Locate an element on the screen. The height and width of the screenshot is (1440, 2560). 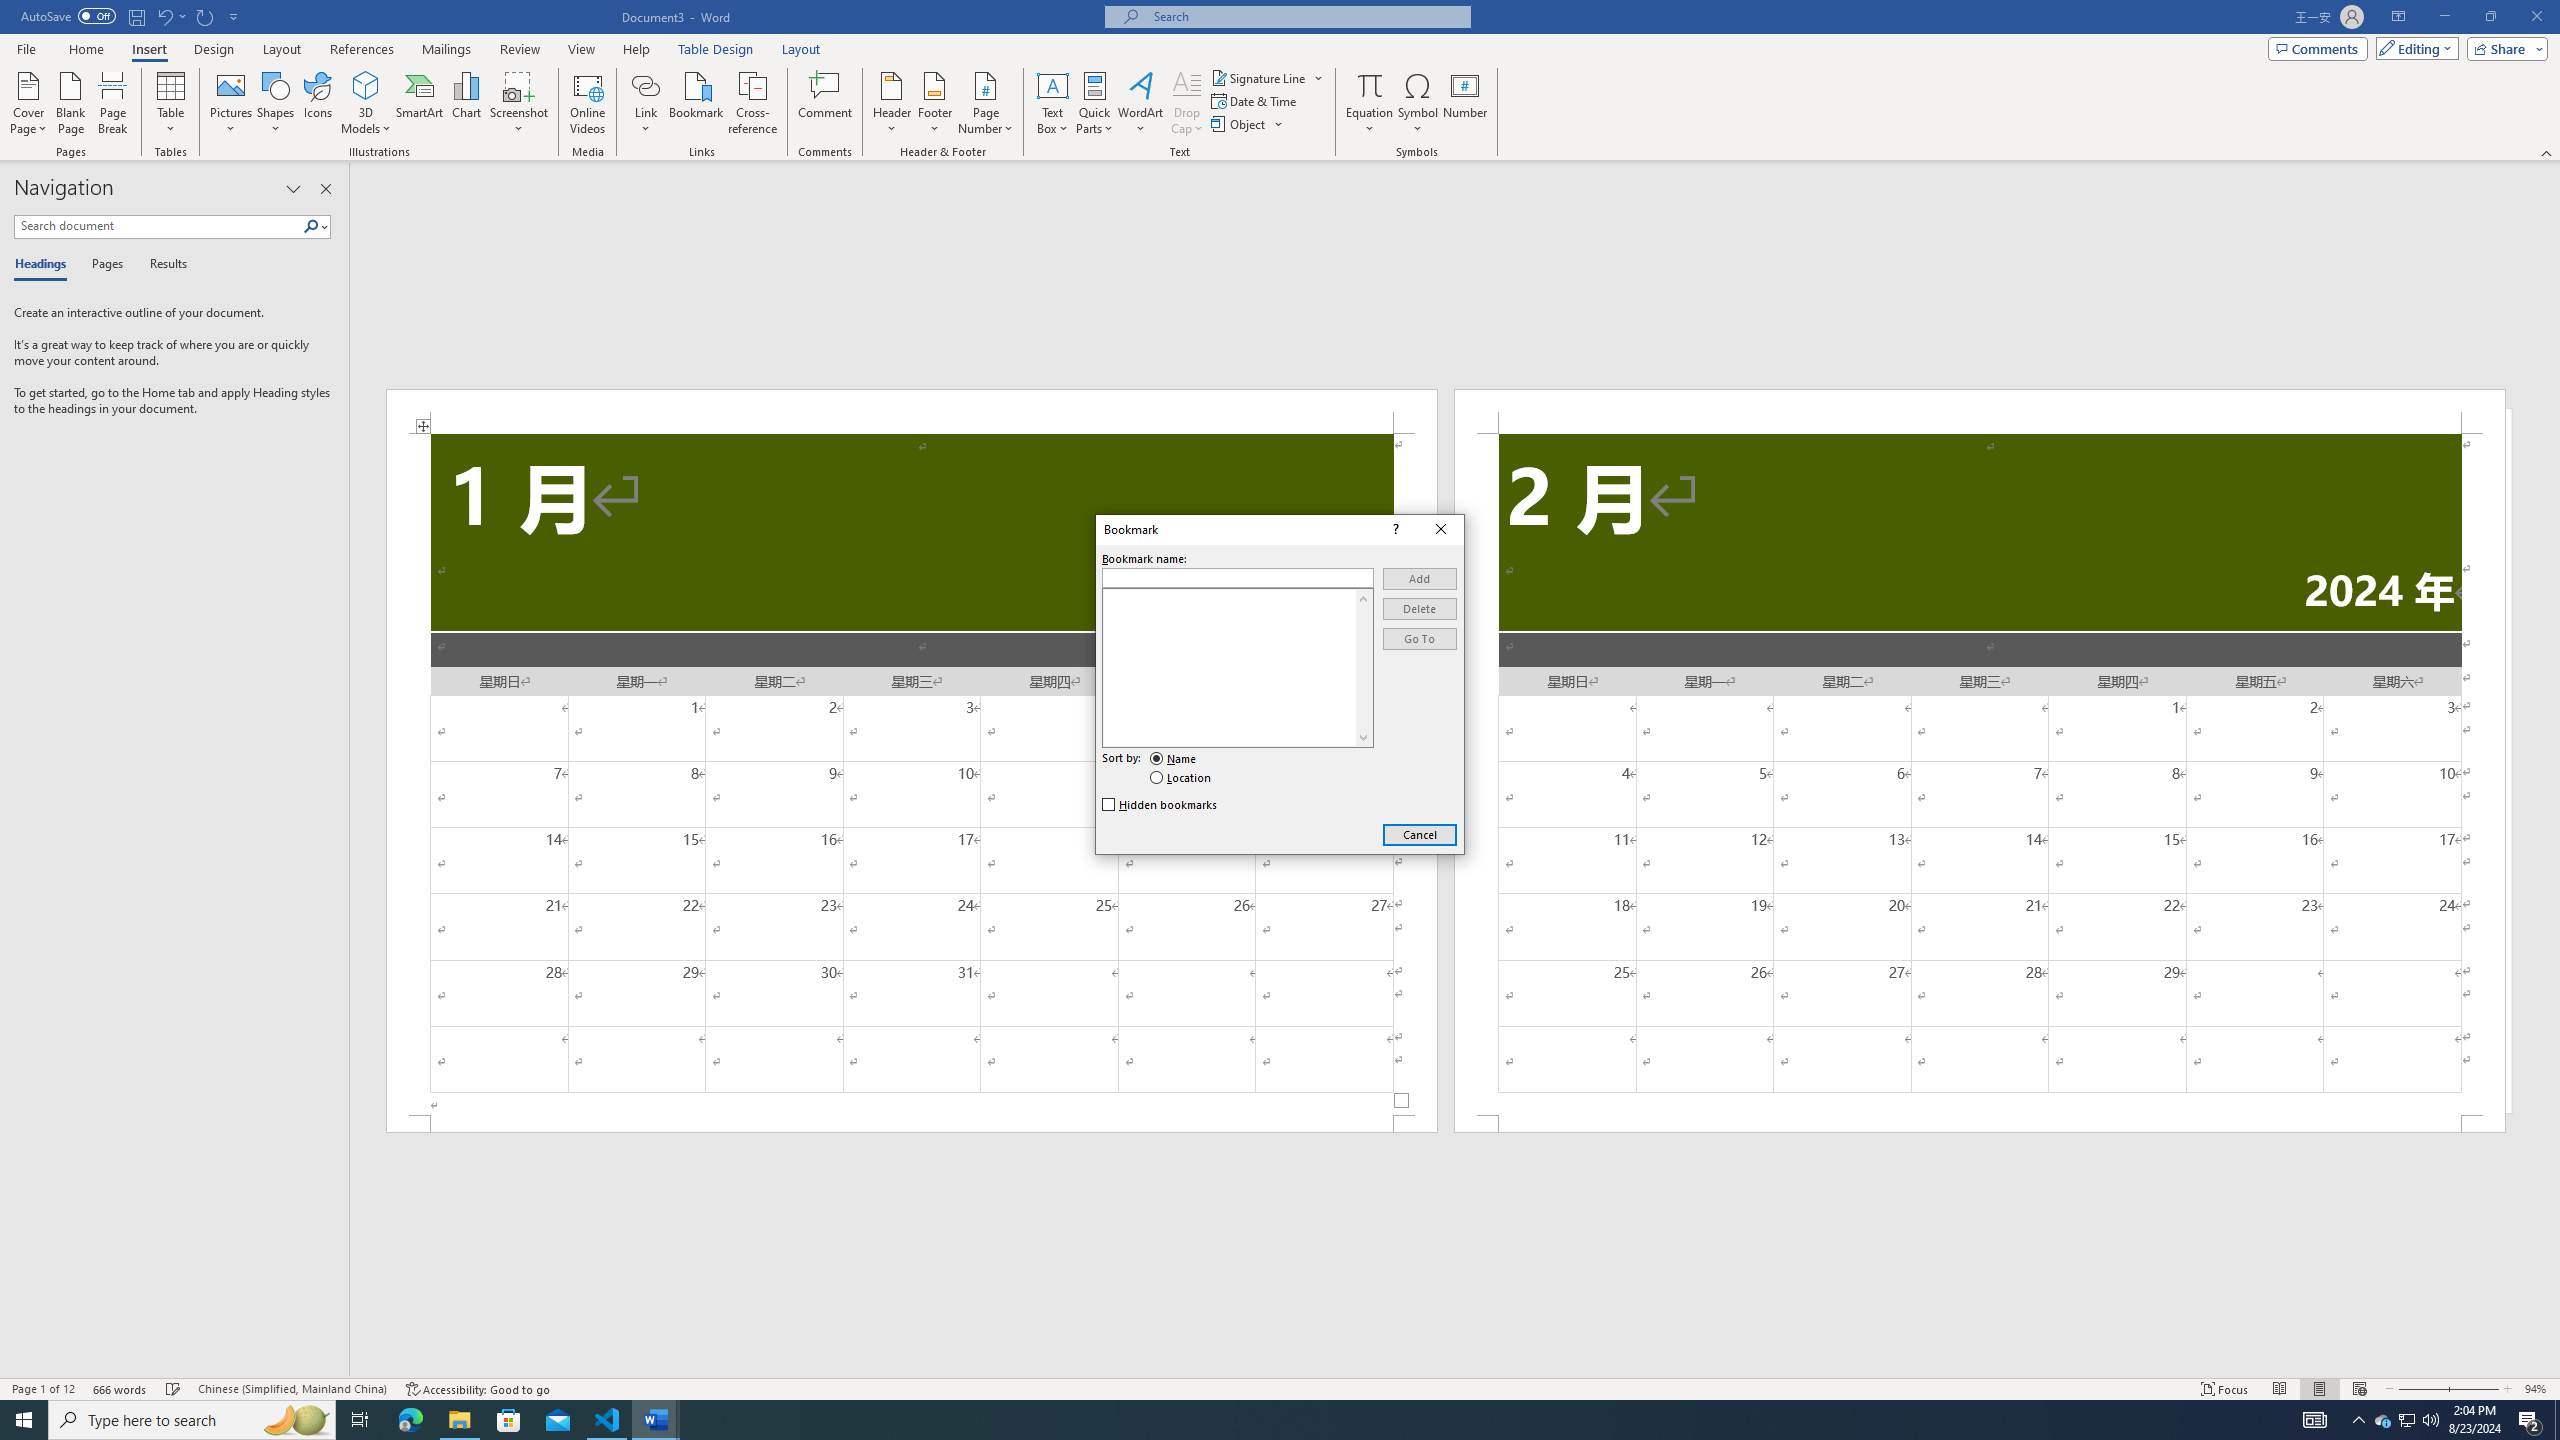
'Type here to search' is located at coordinates (191, 1418).